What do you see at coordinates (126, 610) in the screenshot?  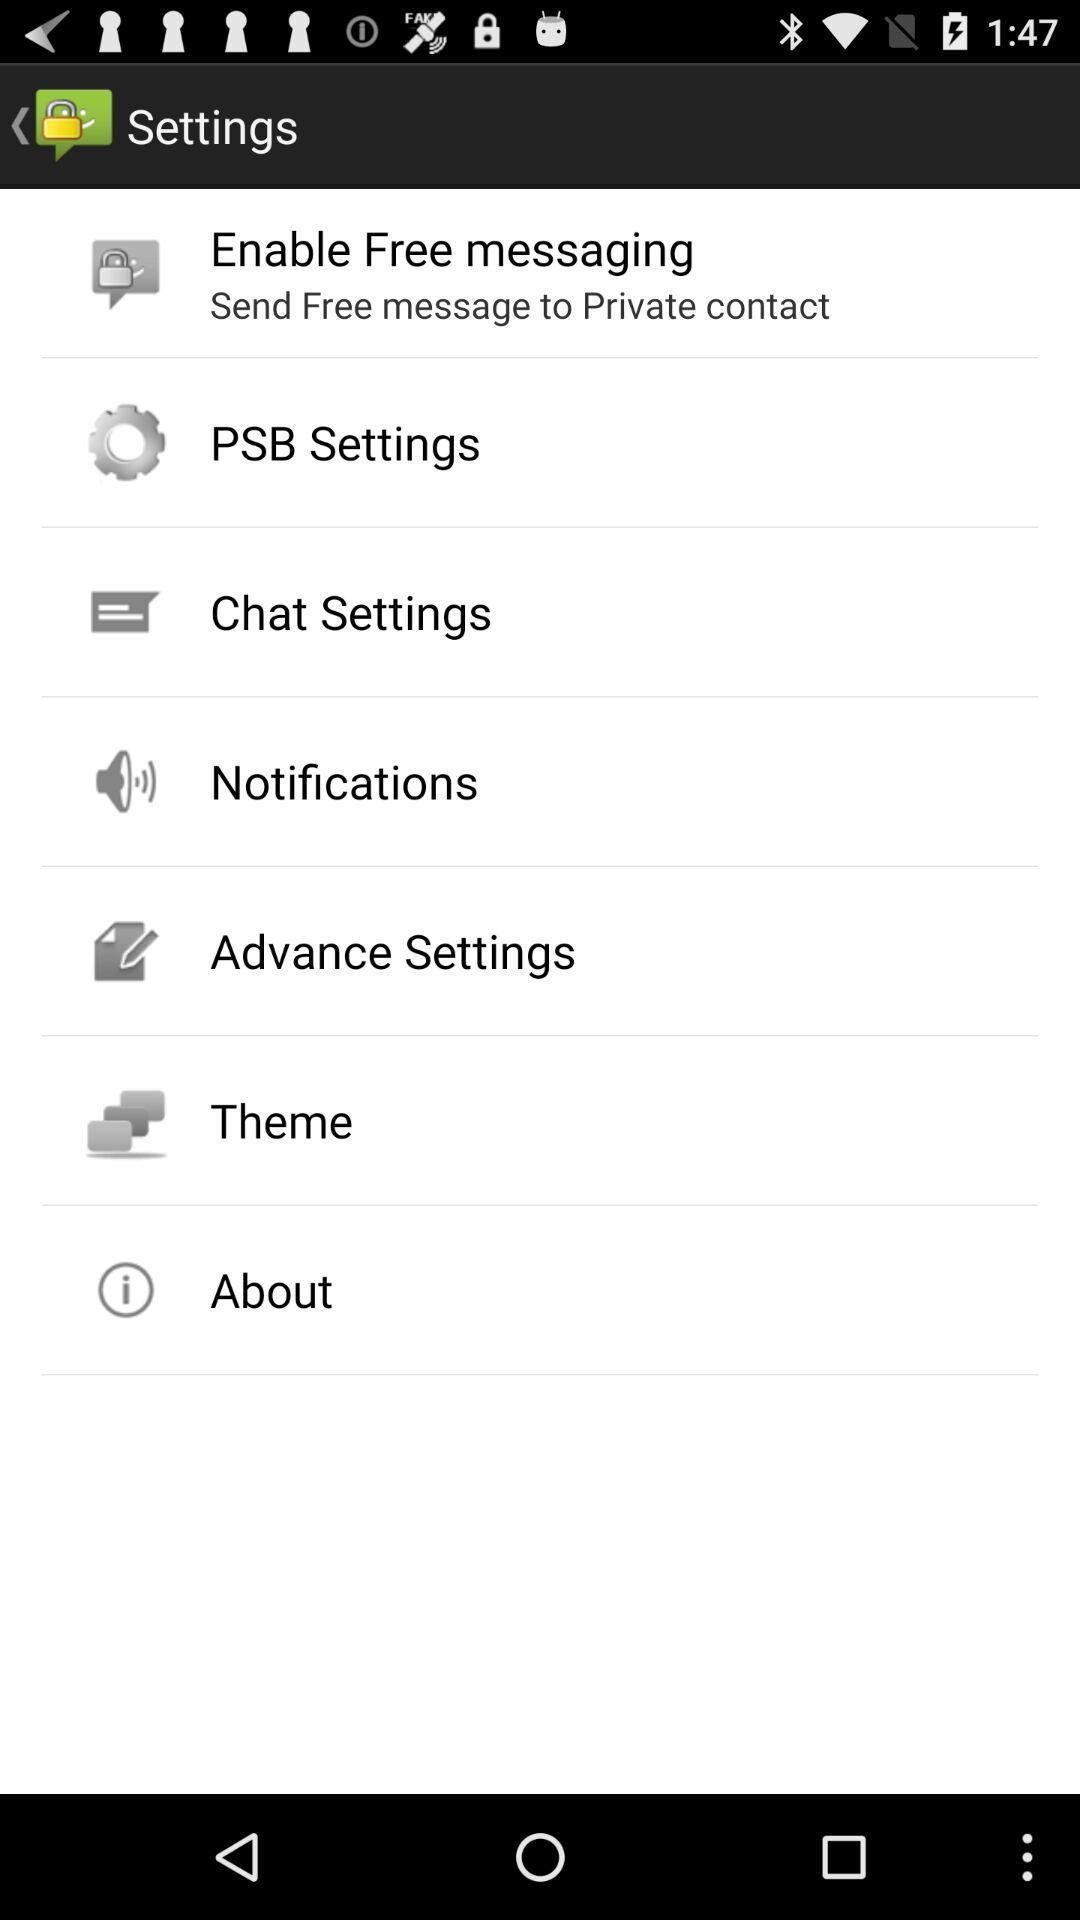 I see `the icon beside chat settings` at bounding box center [126, 610].